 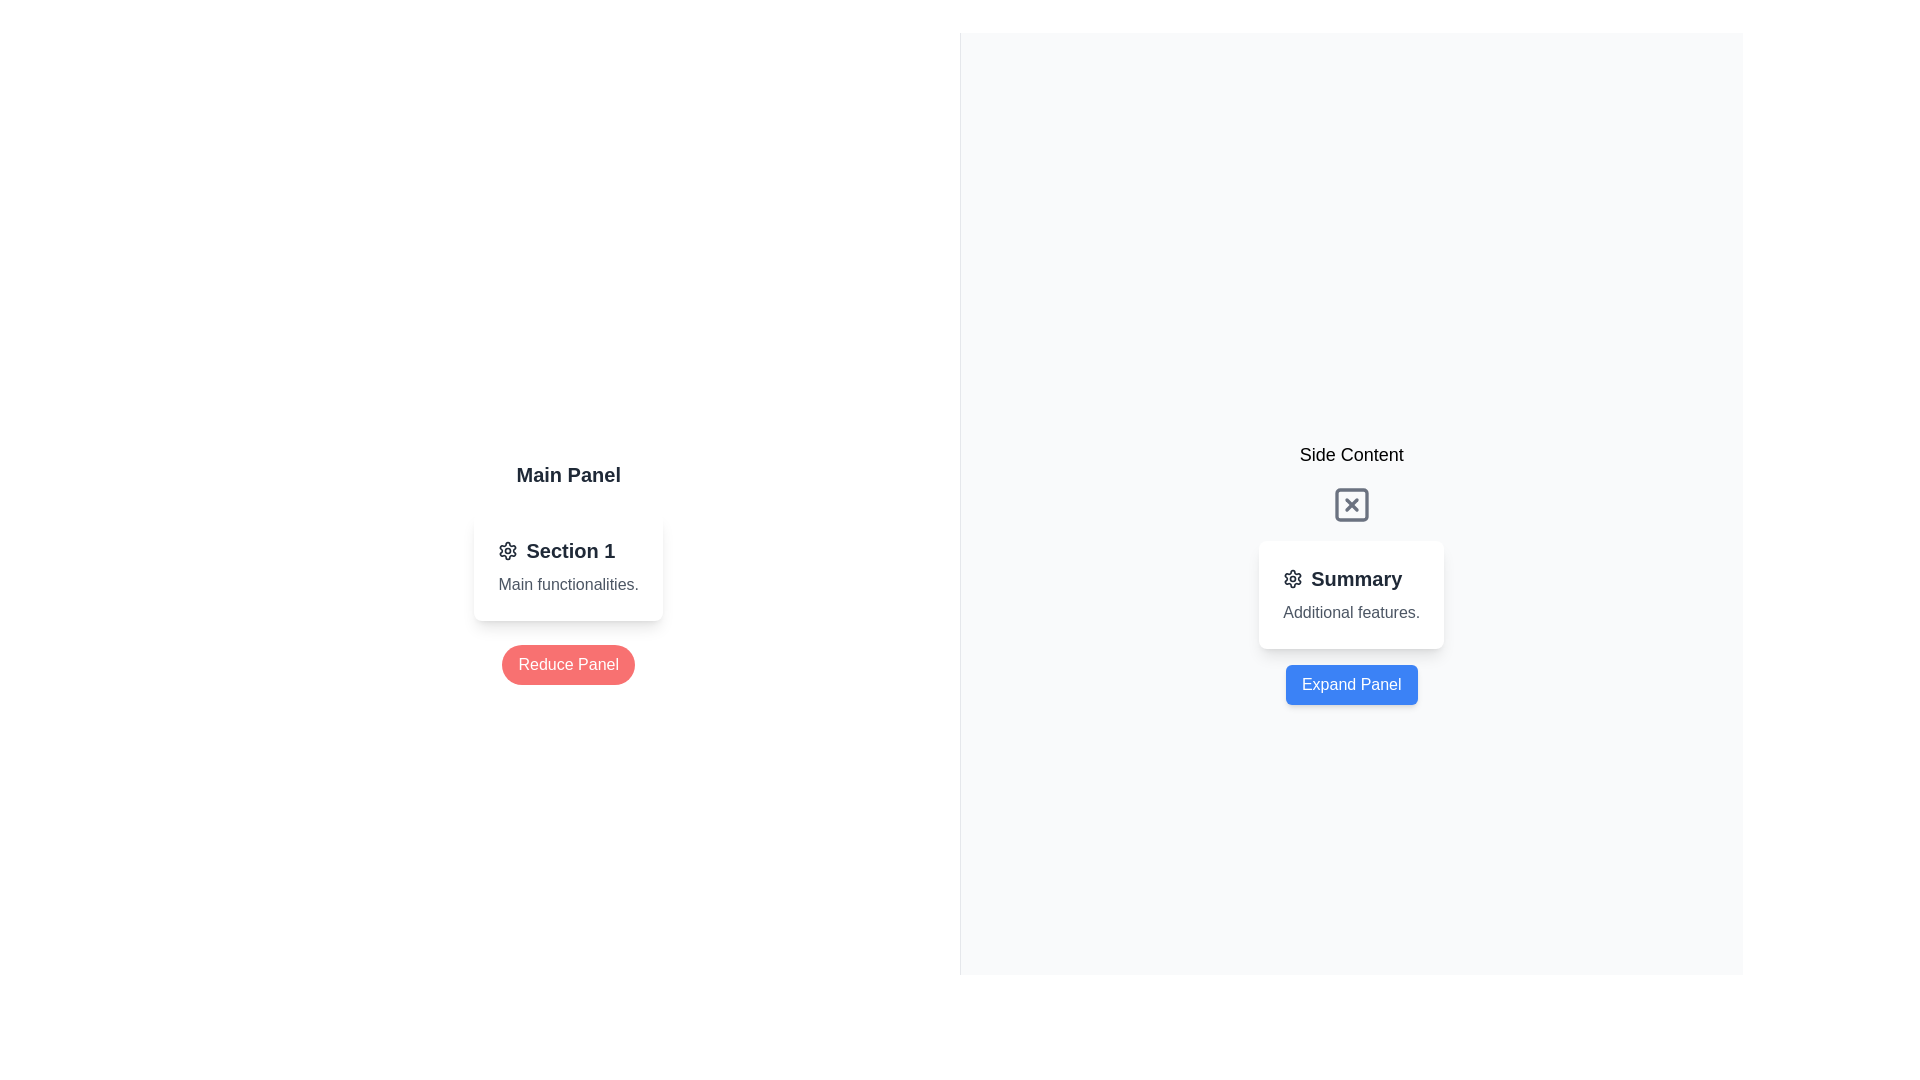 I want to click on the Text header element, which serves as a title for a grouped section of features and is located in the 'Side Content' section of the interface, above the 'Additional features' description and the 'Expand Panel' button, so click(x=1342, y=578).